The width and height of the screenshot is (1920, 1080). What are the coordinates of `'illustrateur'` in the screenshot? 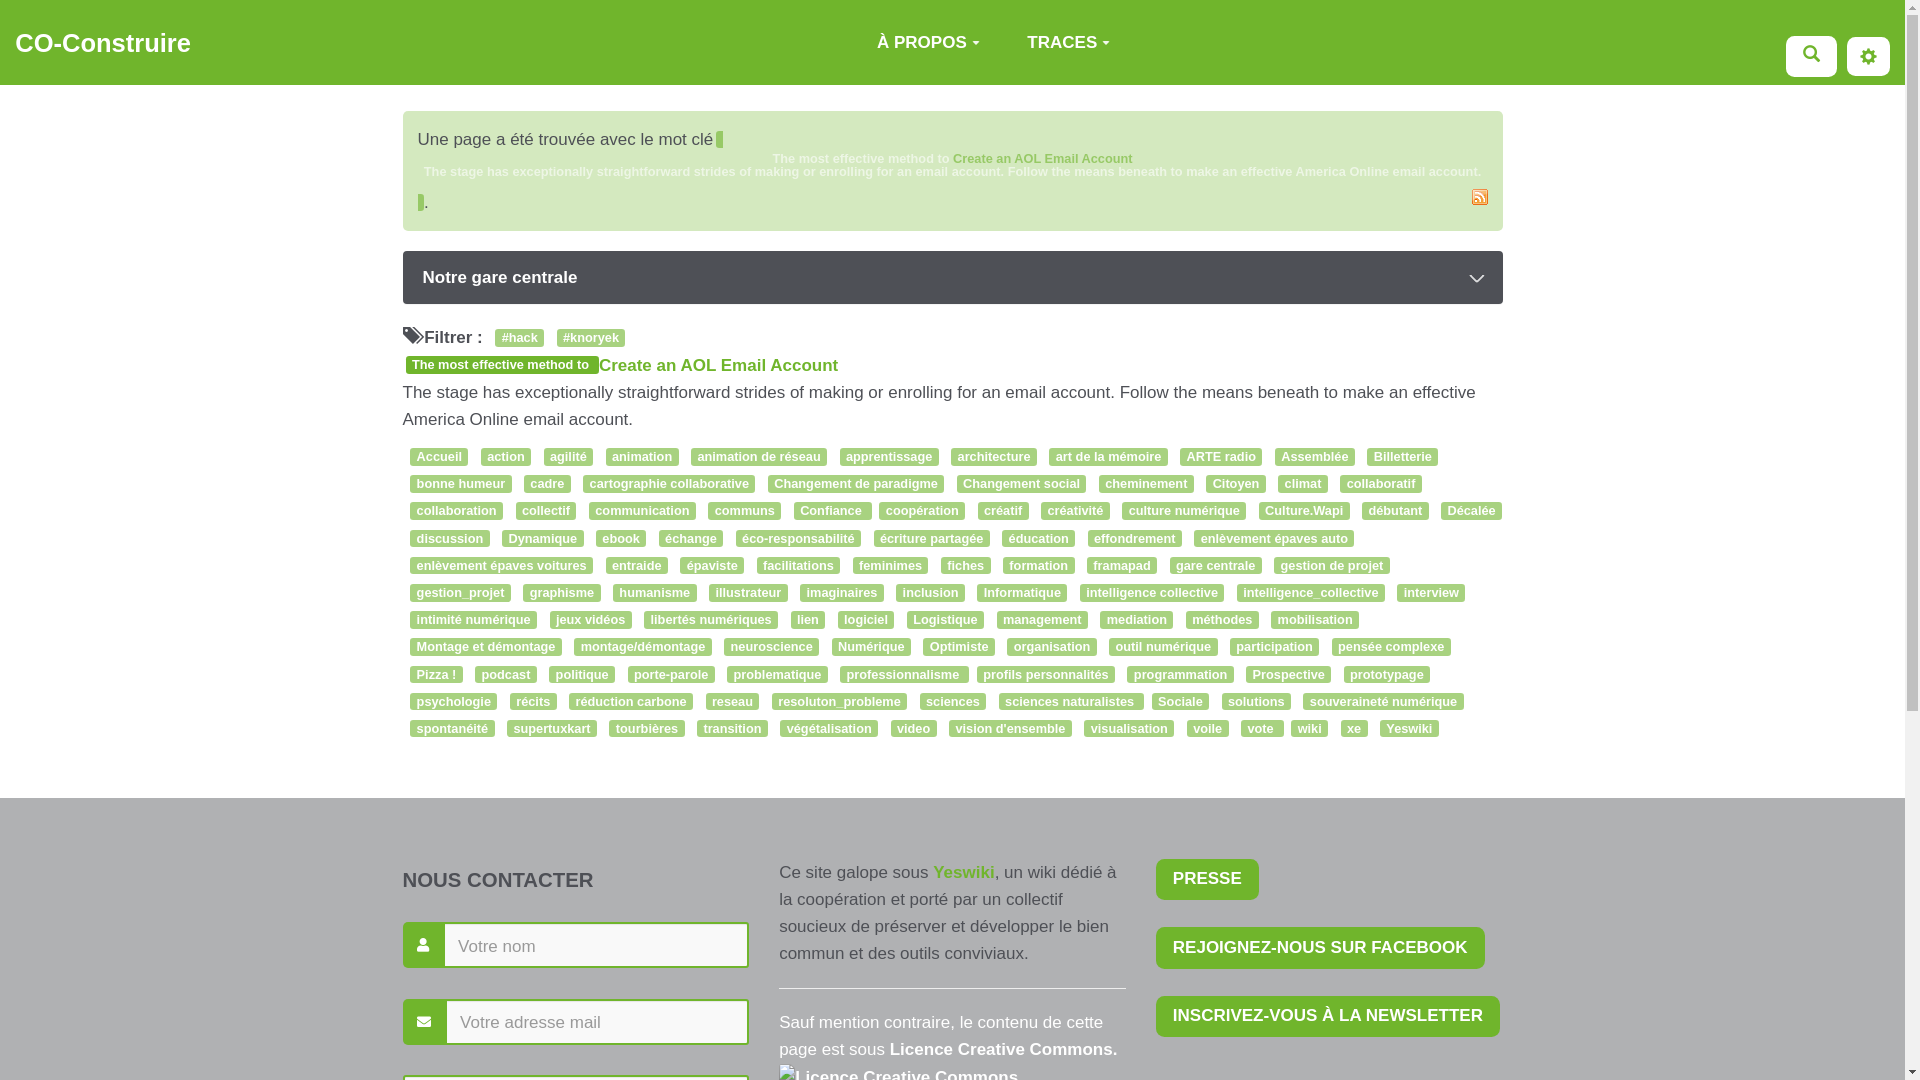 It's located at (747, 592).